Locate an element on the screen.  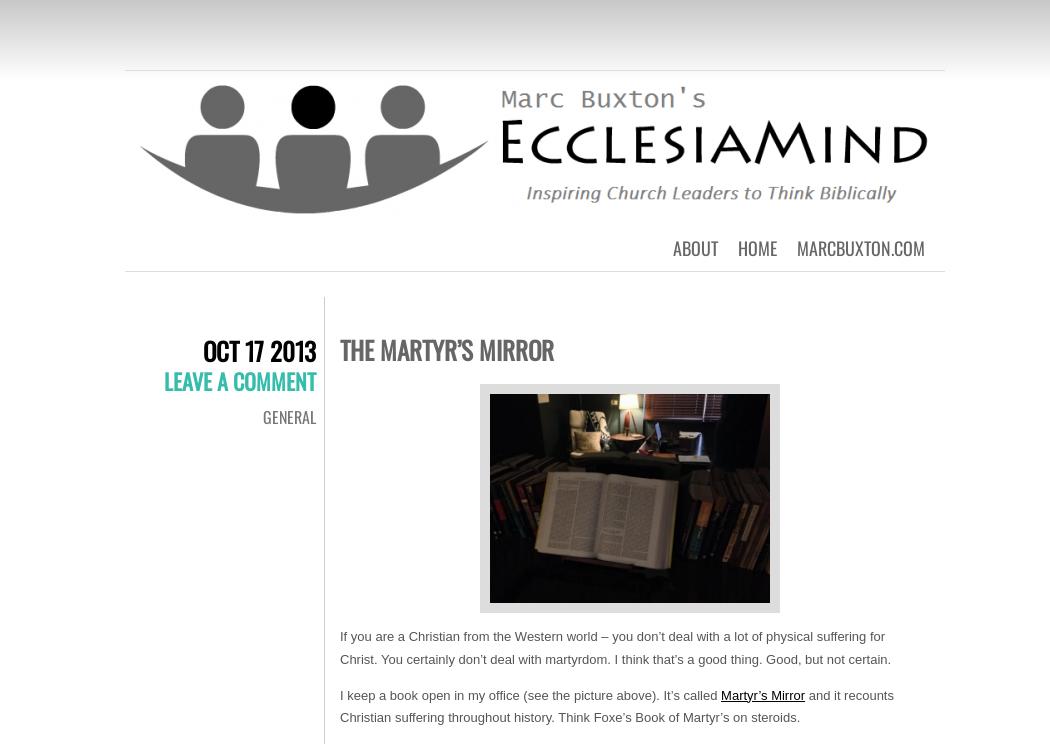
'The Martyr’s Mirror' is located at coordinates (445, 348).